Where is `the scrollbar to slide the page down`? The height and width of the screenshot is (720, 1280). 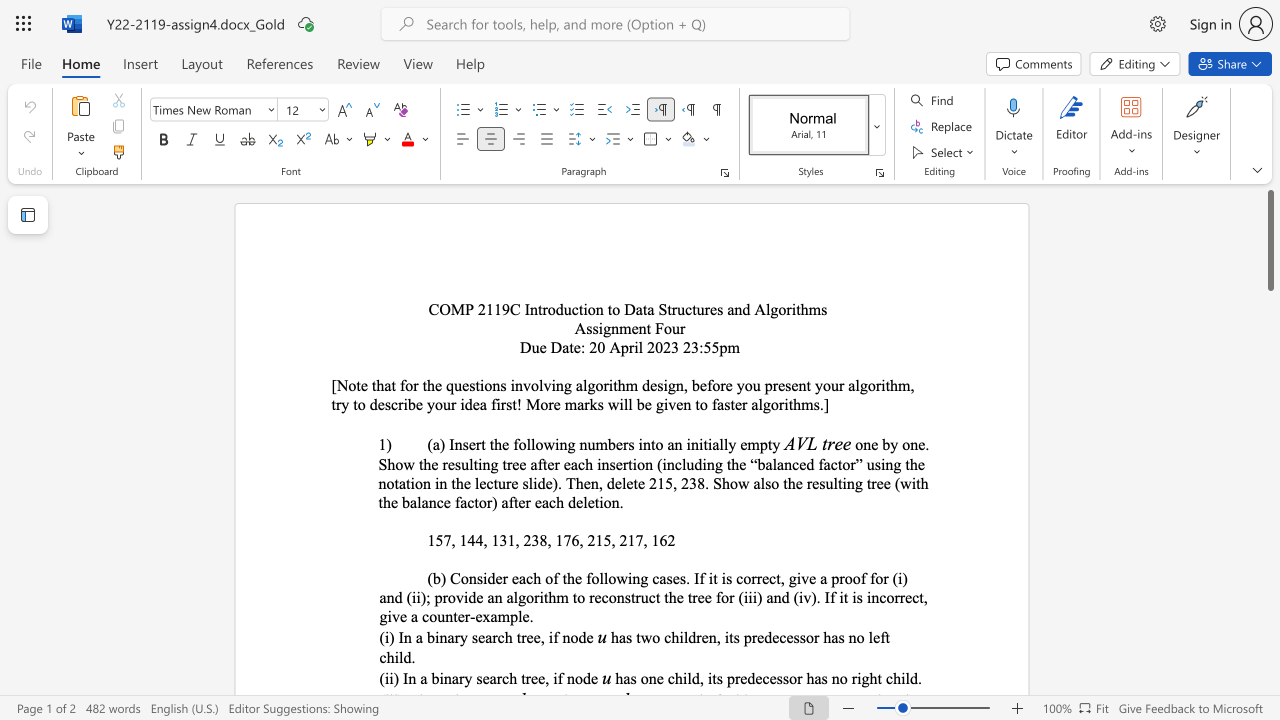 the scrollbar to slide the page down is located at coordinates (1269, 460).